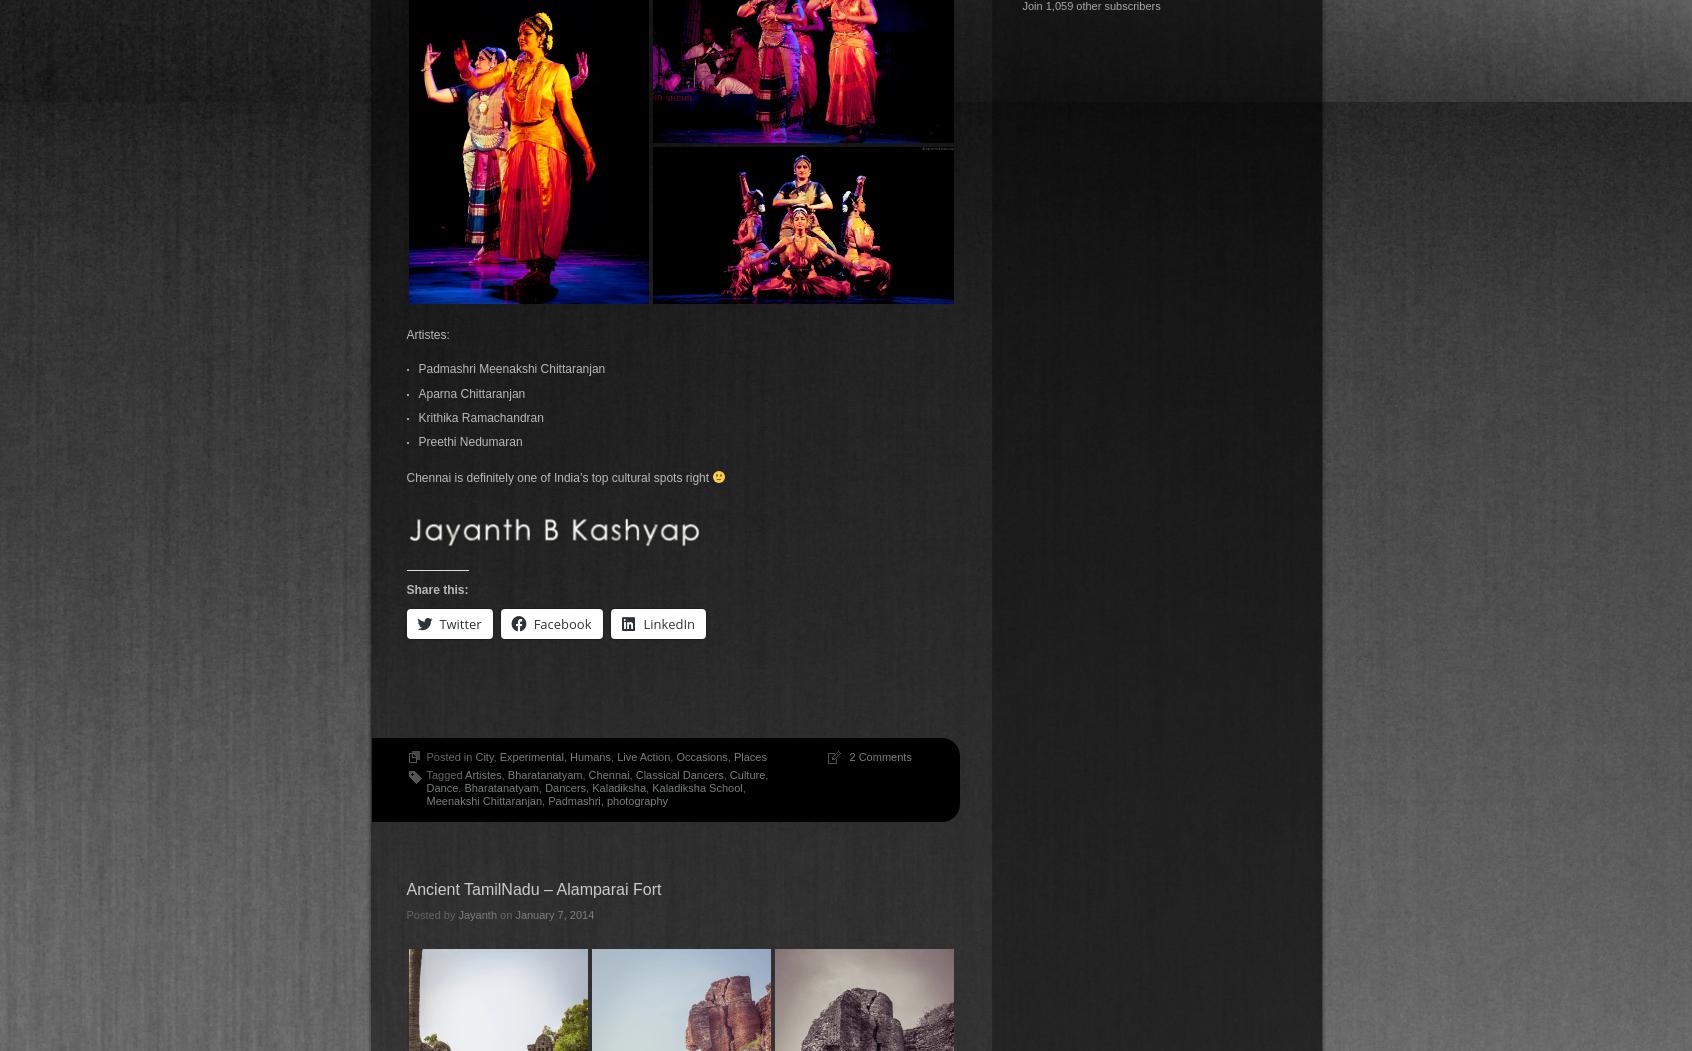 The image size is (1692, 1051). Describe the element at coordinates (406, 915) in the screenshot. I see `'Posted by'` at that location.